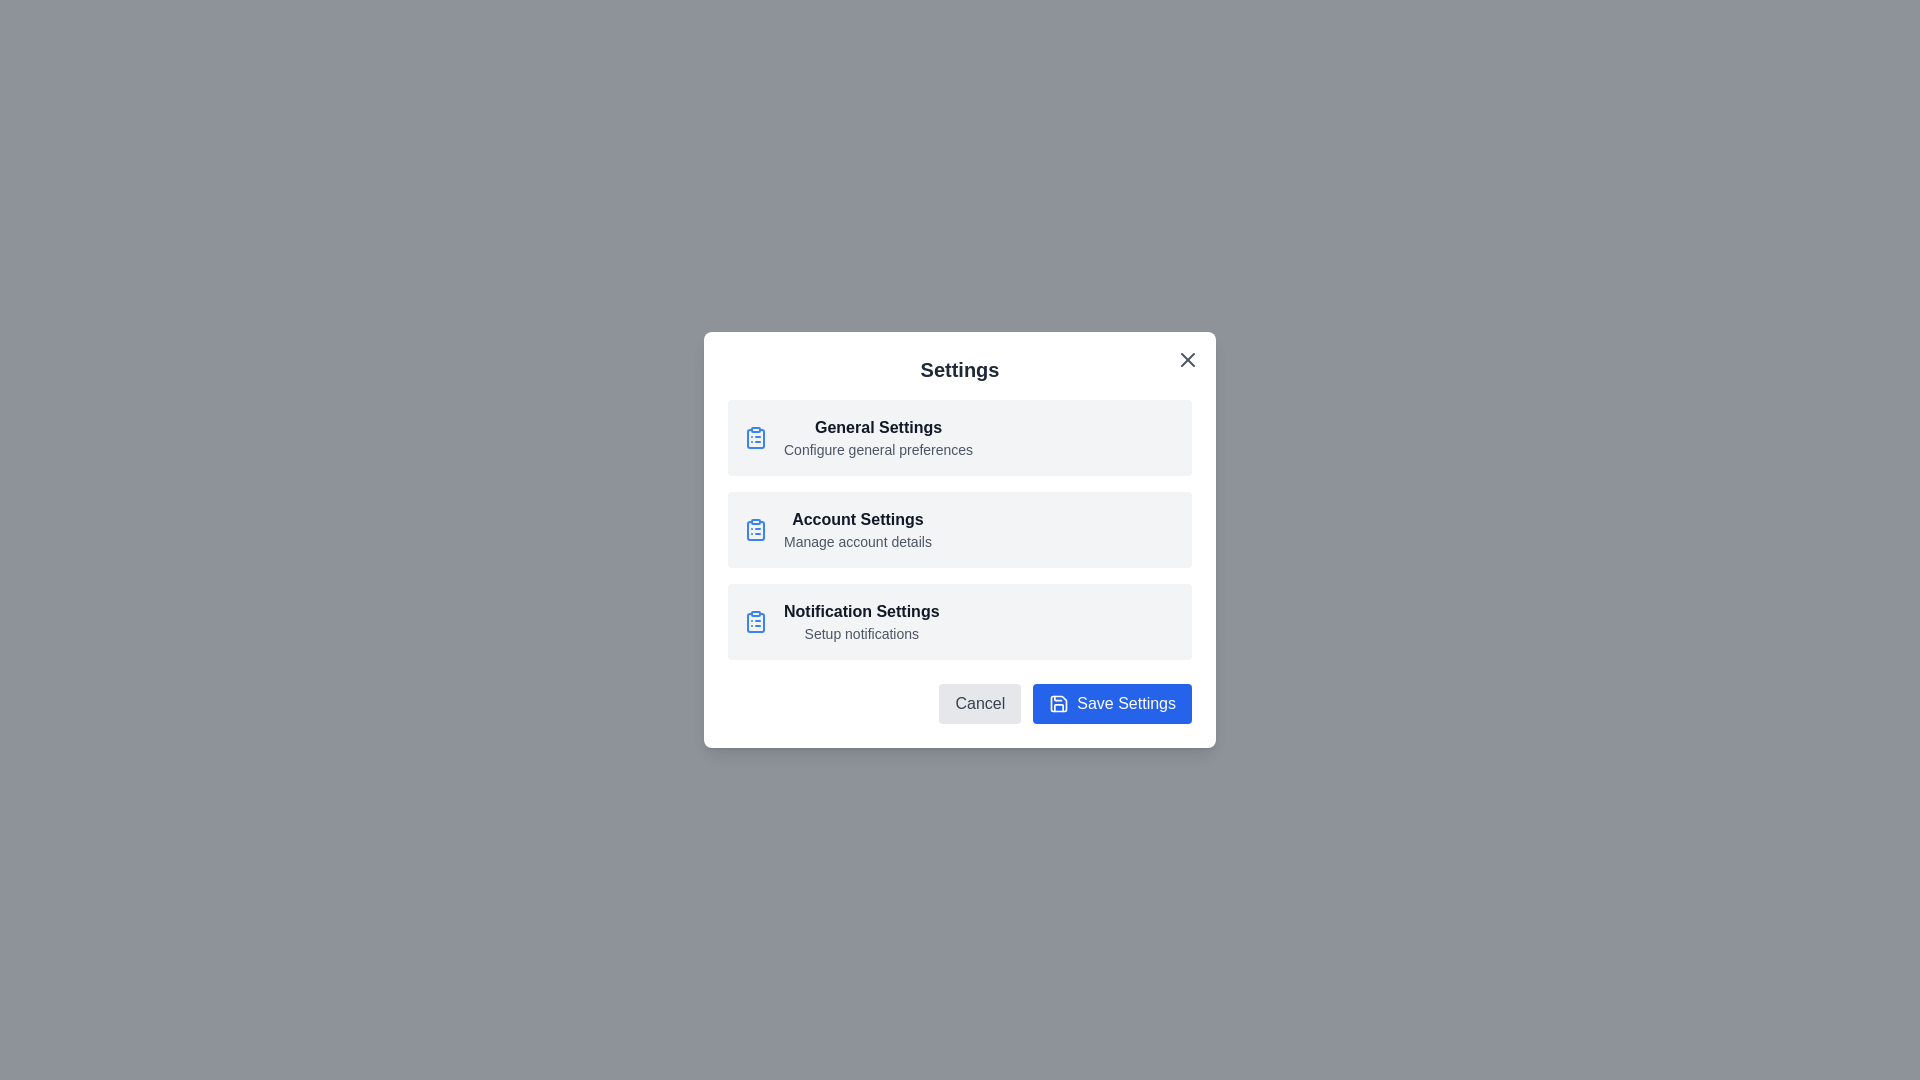 This screenshot has width=1920, height=1080. What do you see at coordinates (1111, 703) in the screenshot?
I see `the save button located at the bottom-right of the modal dialog` at bounding box center [1111, 703].